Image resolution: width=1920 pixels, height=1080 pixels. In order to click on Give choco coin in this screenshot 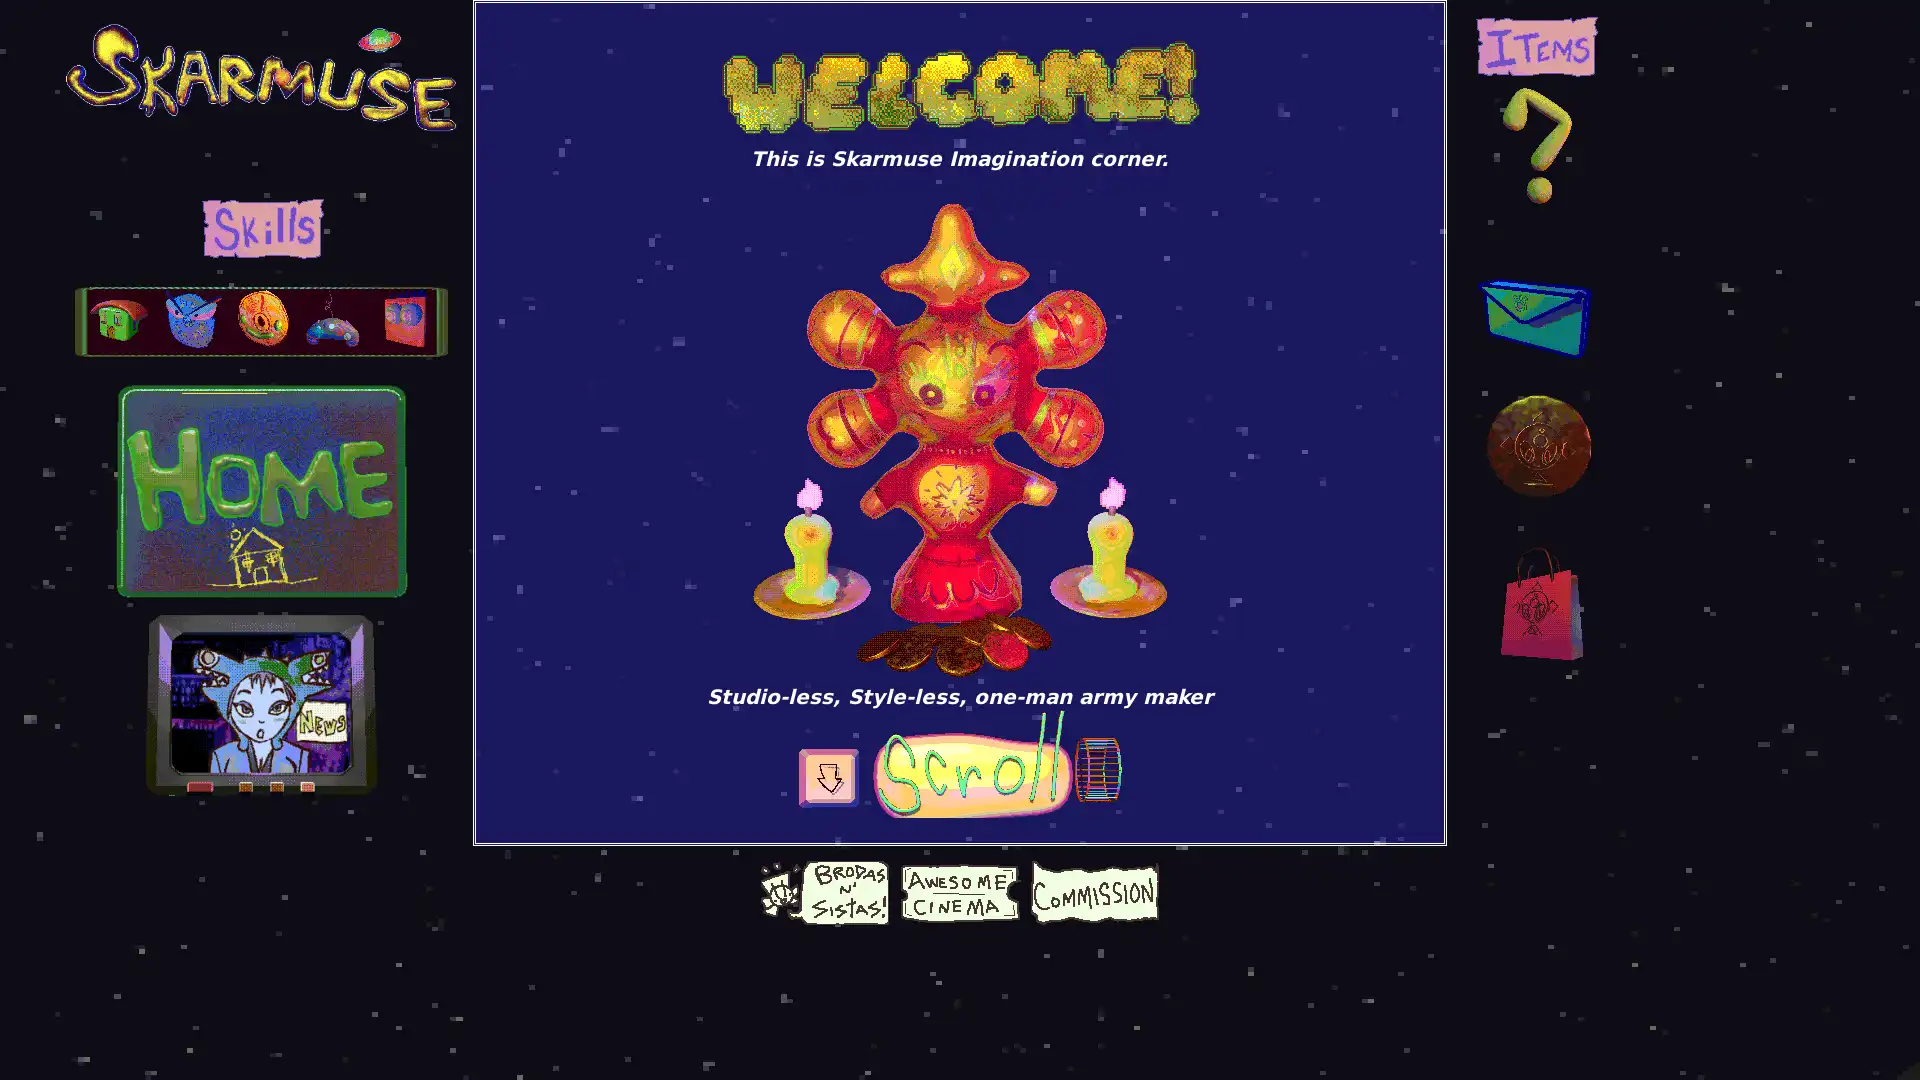, I will do `click(958, 925)`.